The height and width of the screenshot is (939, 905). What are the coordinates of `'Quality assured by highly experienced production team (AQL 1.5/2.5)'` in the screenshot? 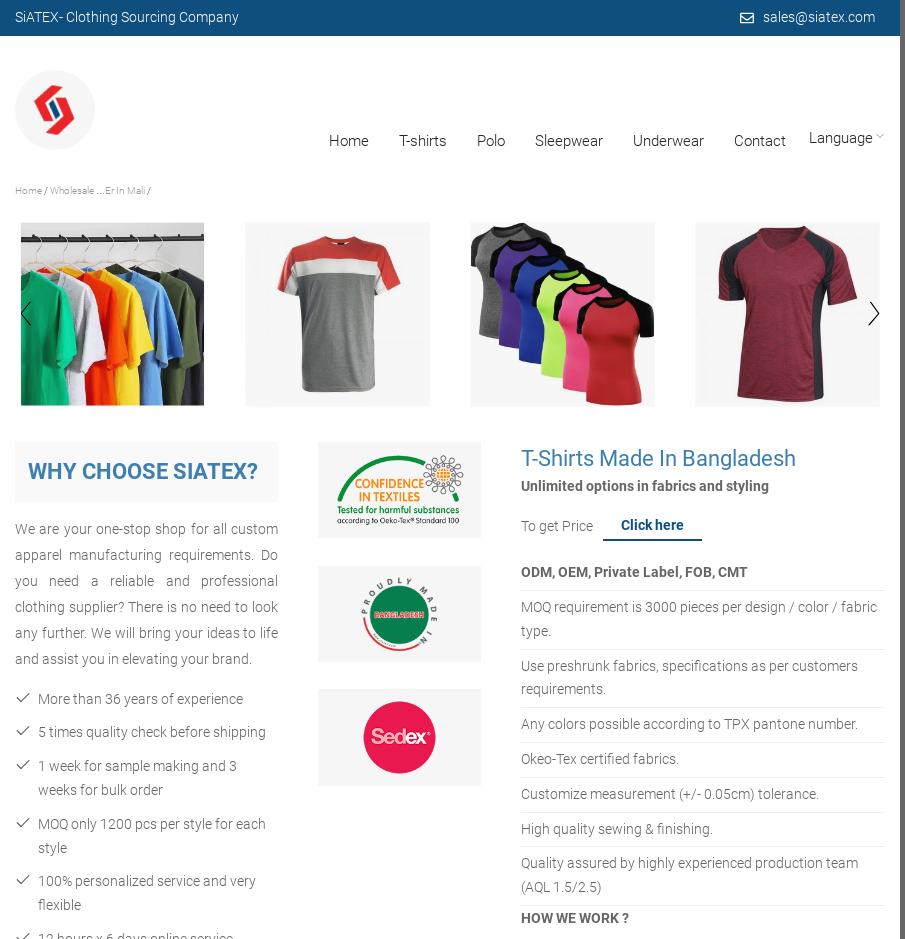 It's located at (519, 874).